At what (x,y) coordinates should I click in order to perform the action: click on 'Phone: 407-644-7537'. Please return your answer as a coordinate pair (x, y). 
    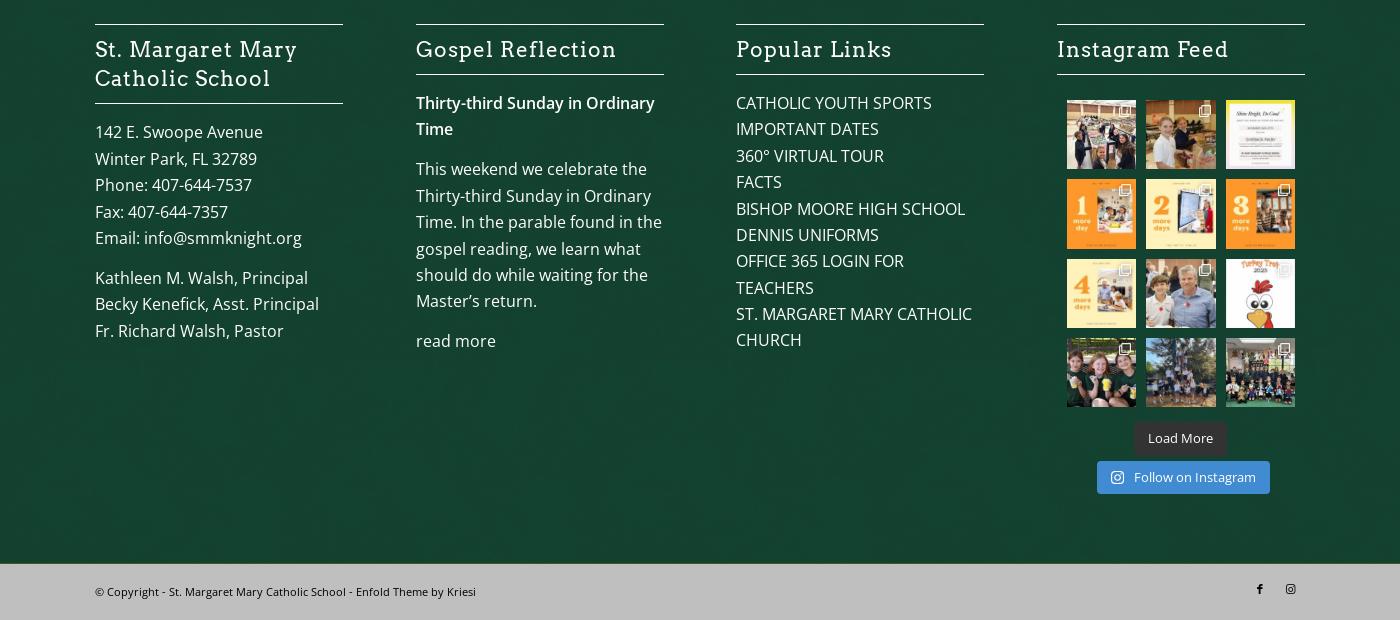
    Looking at the image, I should click on (173, 184).